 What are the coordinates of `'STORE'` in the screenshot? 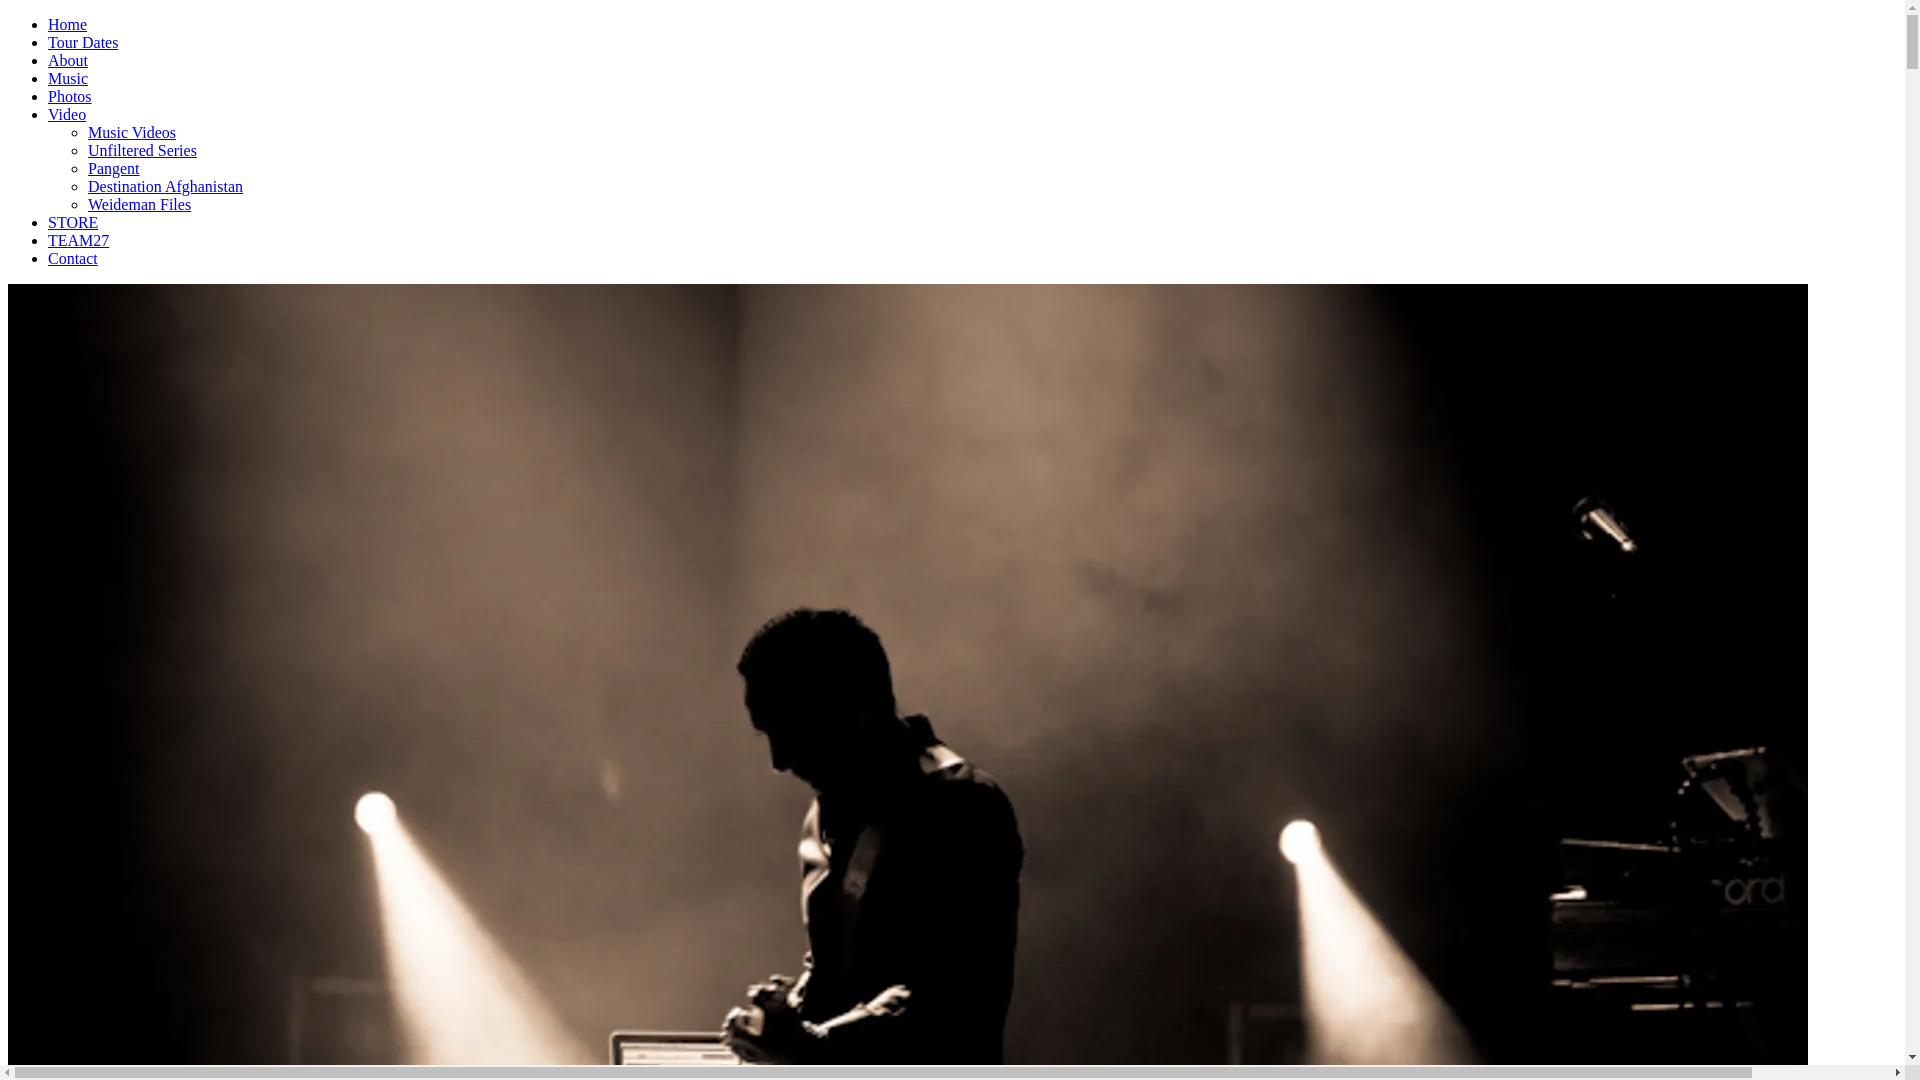 It's located at (72, 222).